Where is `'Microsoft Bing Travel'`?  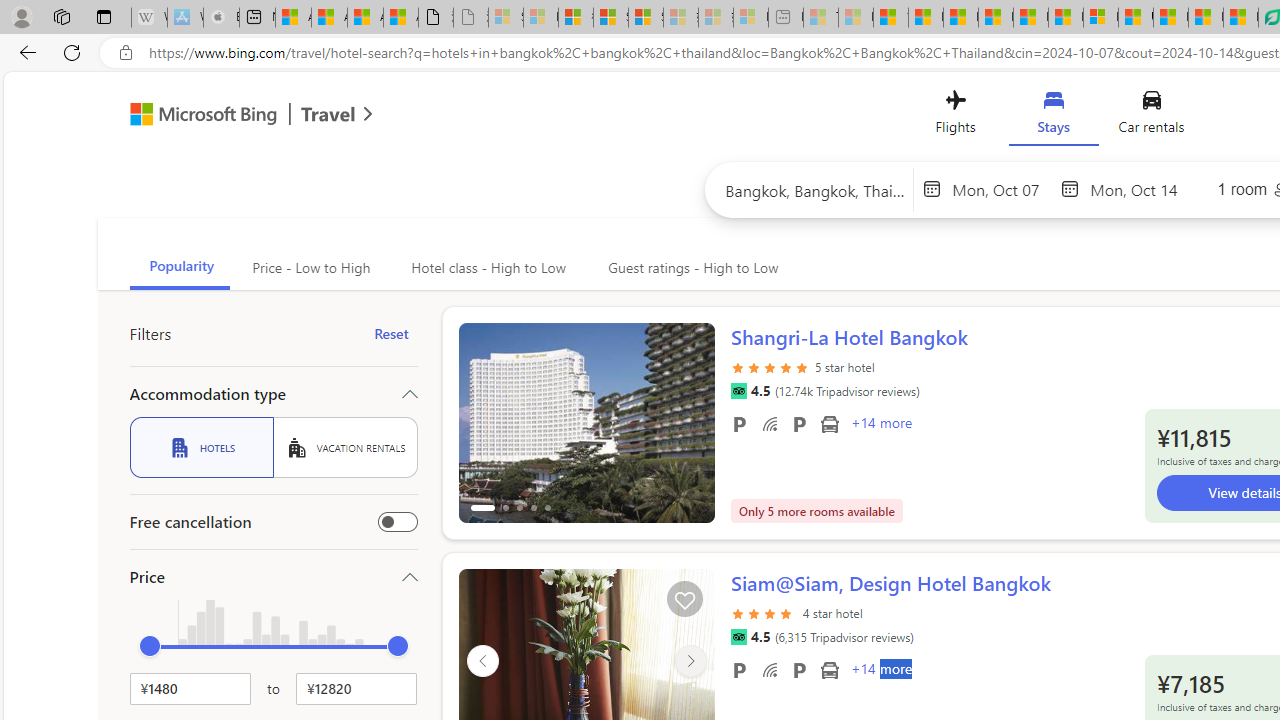
'Microsoft Bing Travel' is located at coordinates (230, 117).